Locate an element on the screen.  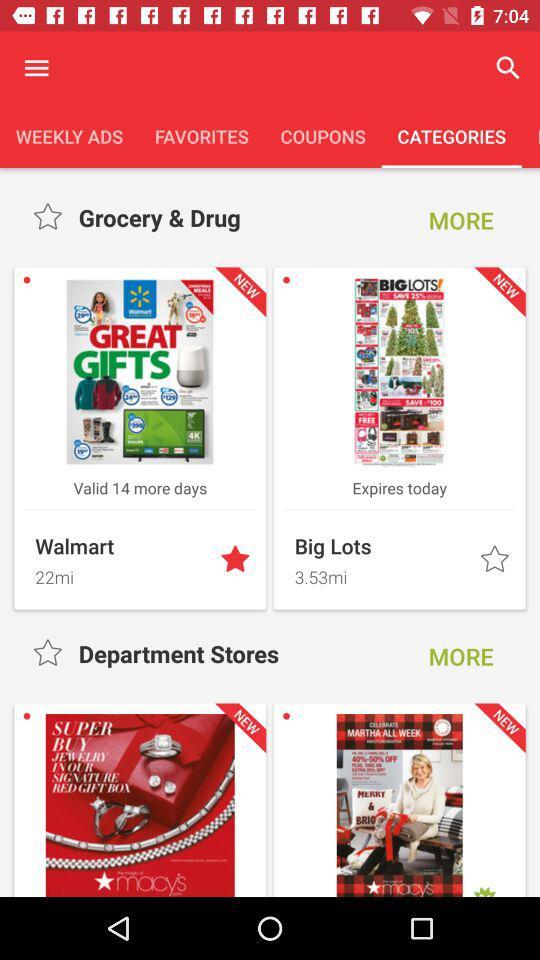
the item above the weekly ads icon is located at coordinates (36, 68).